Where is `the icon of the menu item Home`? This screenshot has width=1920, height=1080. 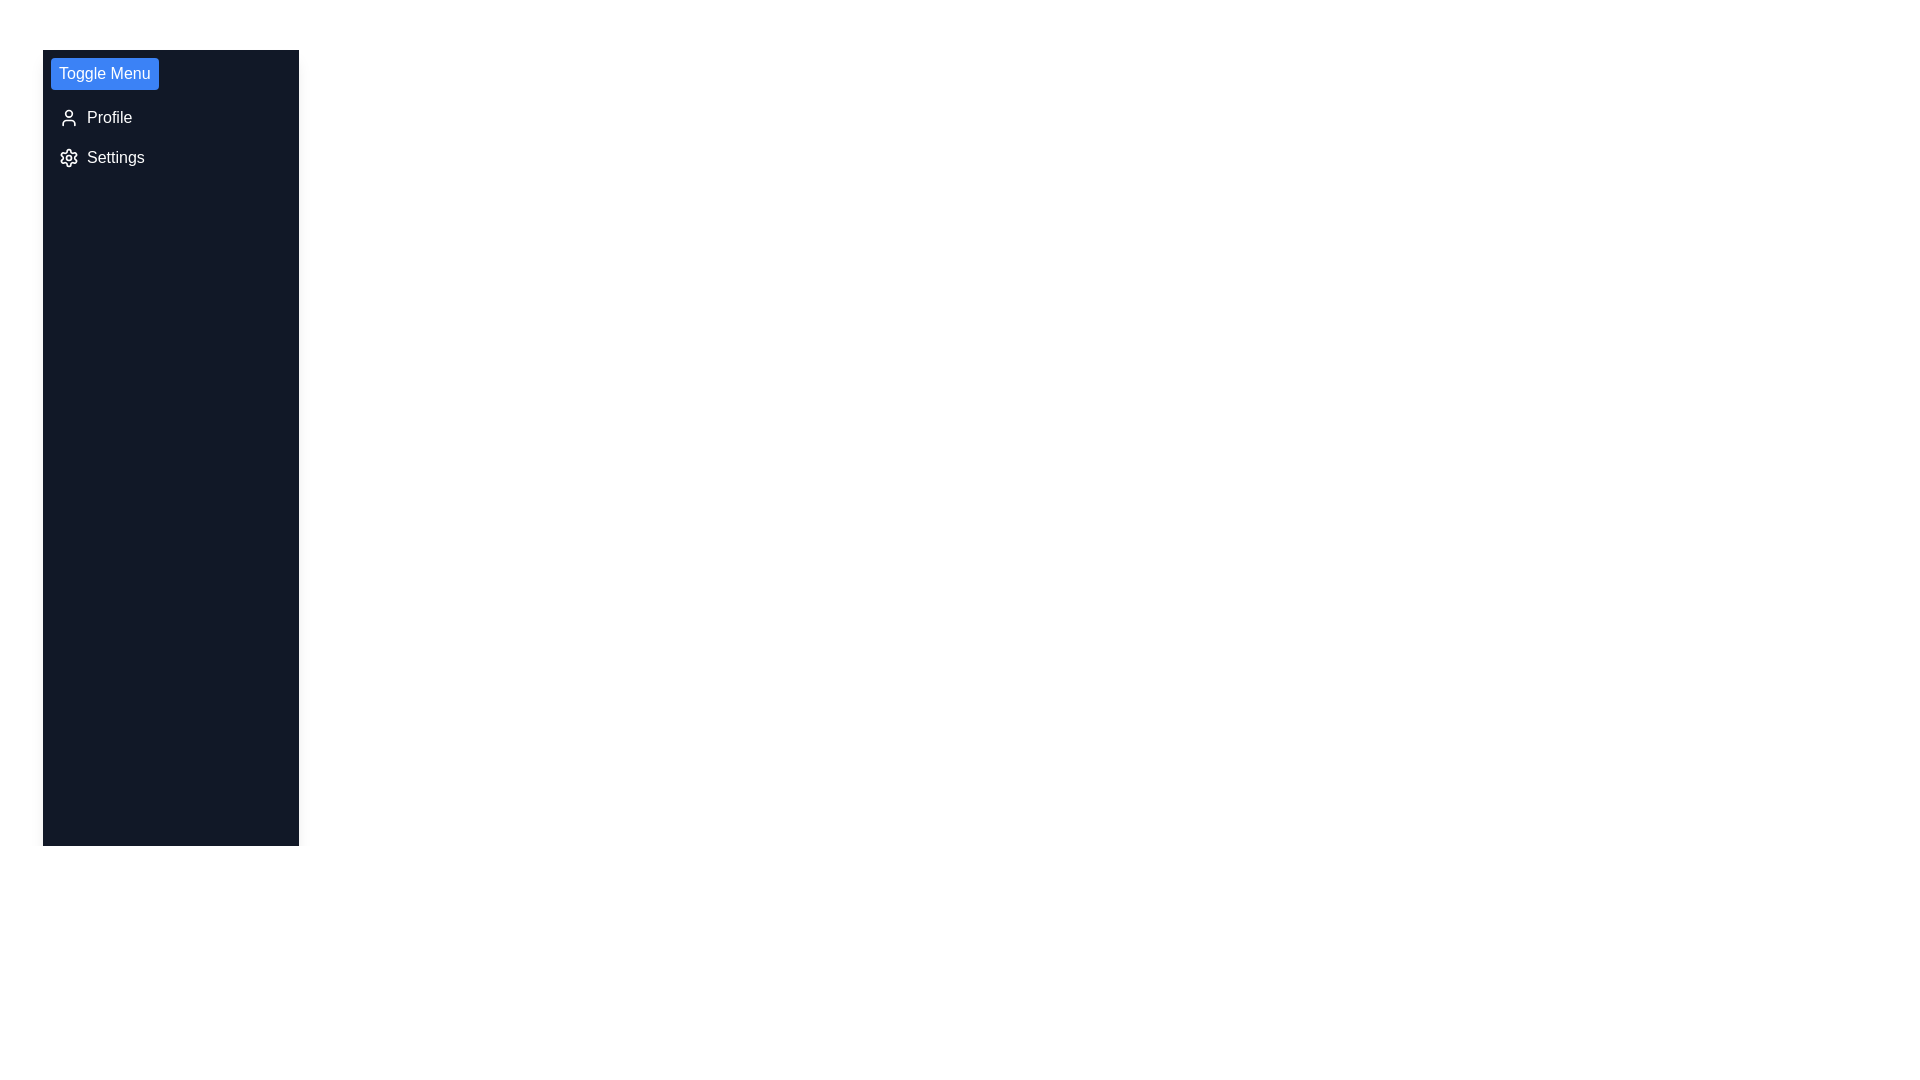
the icon of the menu item Home is located at coordinates (68, 76).